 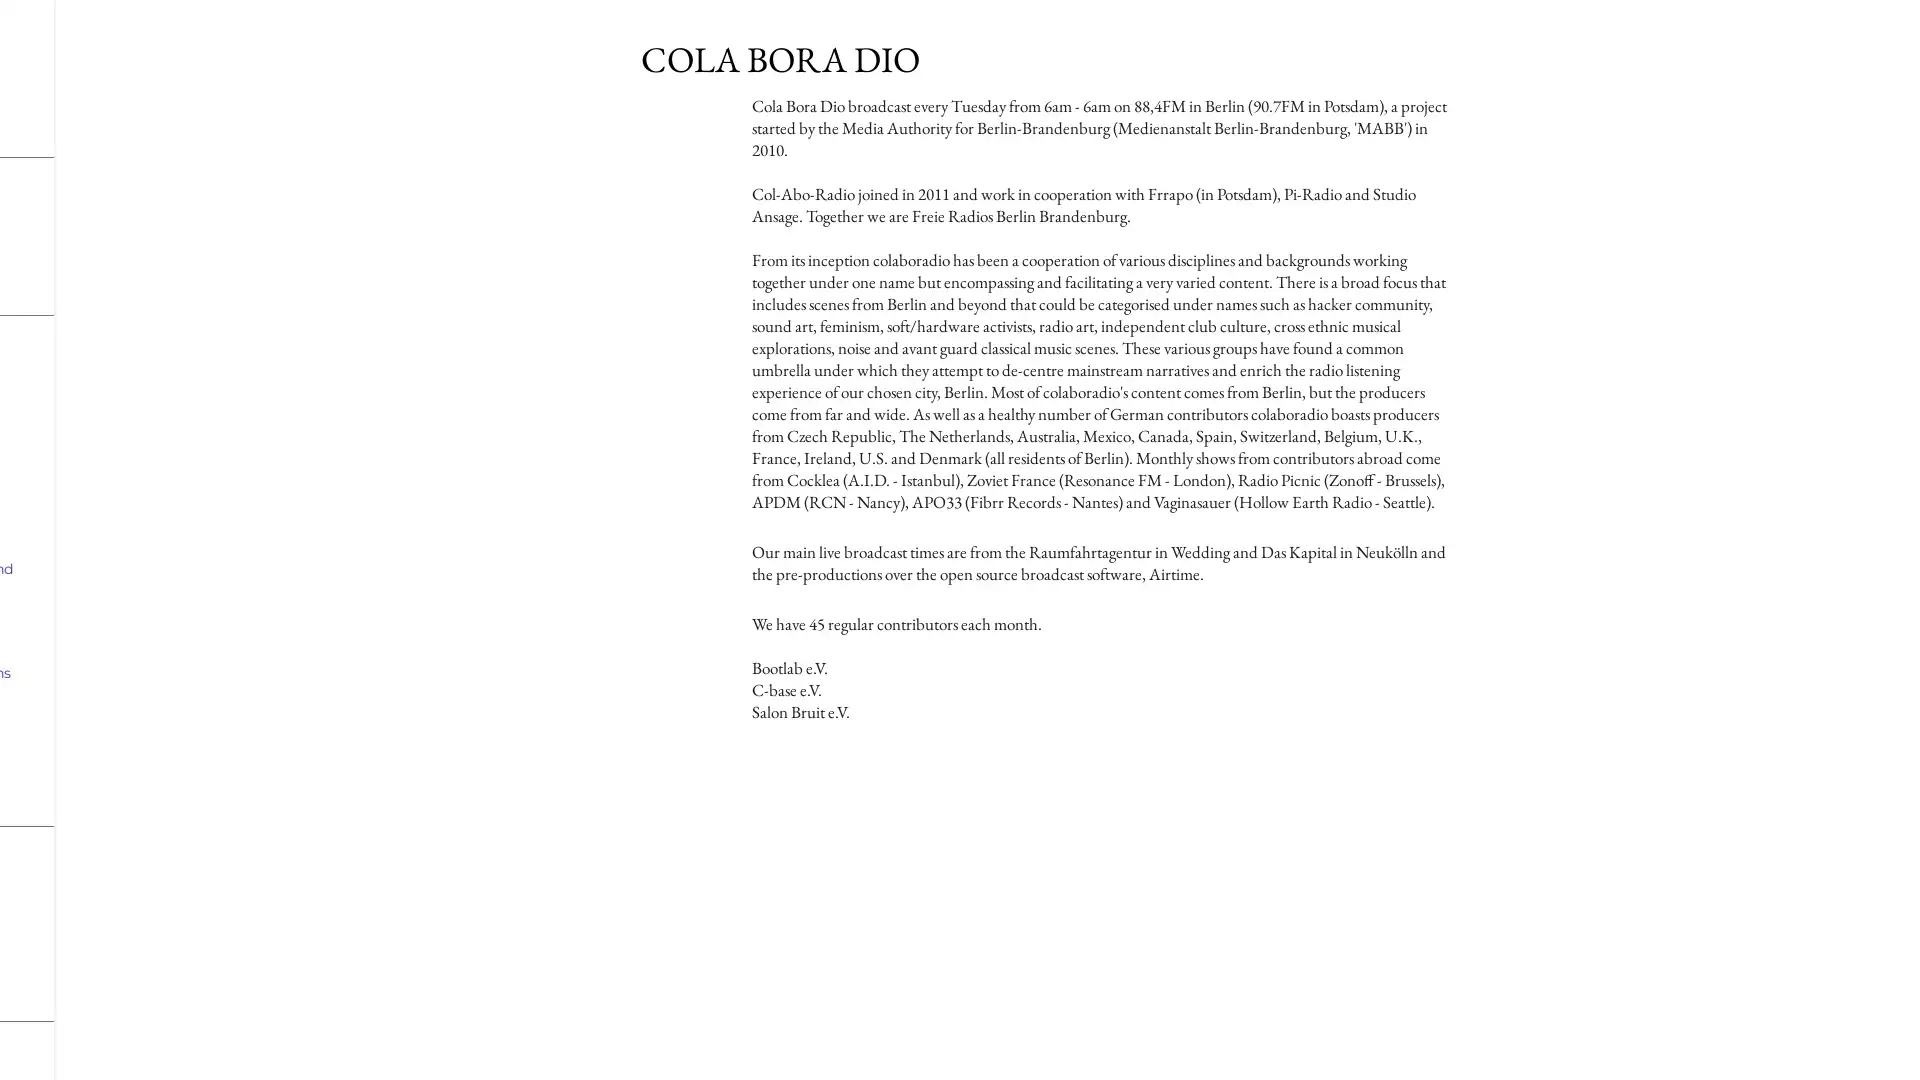 What do you see at coordinates (167, 84) in the screenshot?
I see `mute` at bounding box center [167, 84].